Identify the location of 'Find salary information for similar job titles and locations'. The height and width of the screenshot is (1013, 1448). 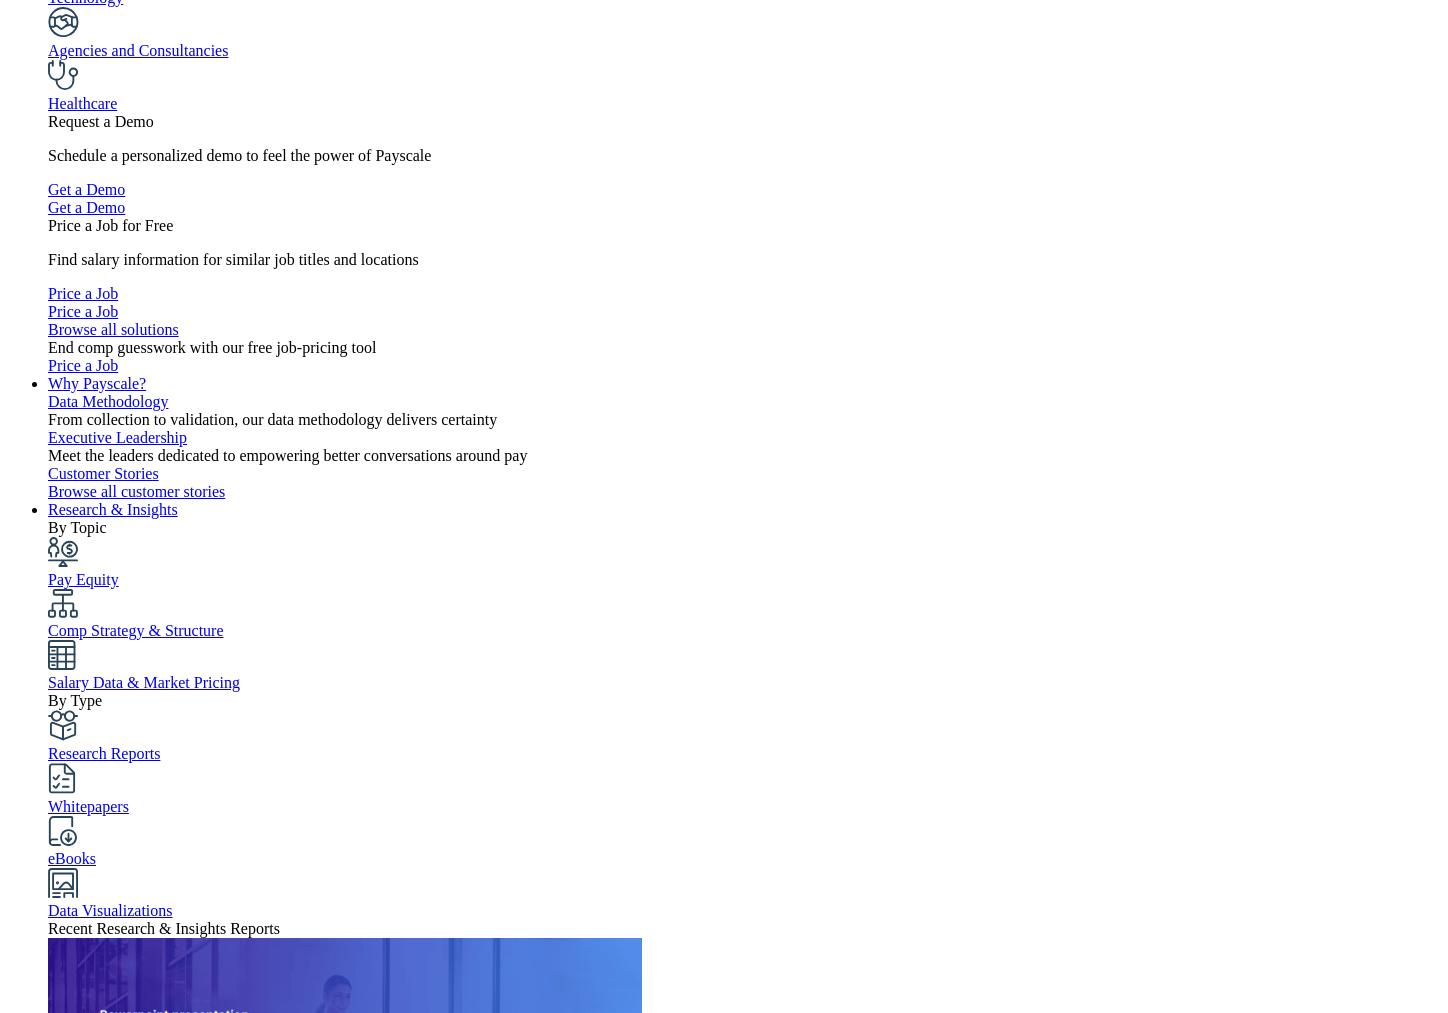
(232, 258).